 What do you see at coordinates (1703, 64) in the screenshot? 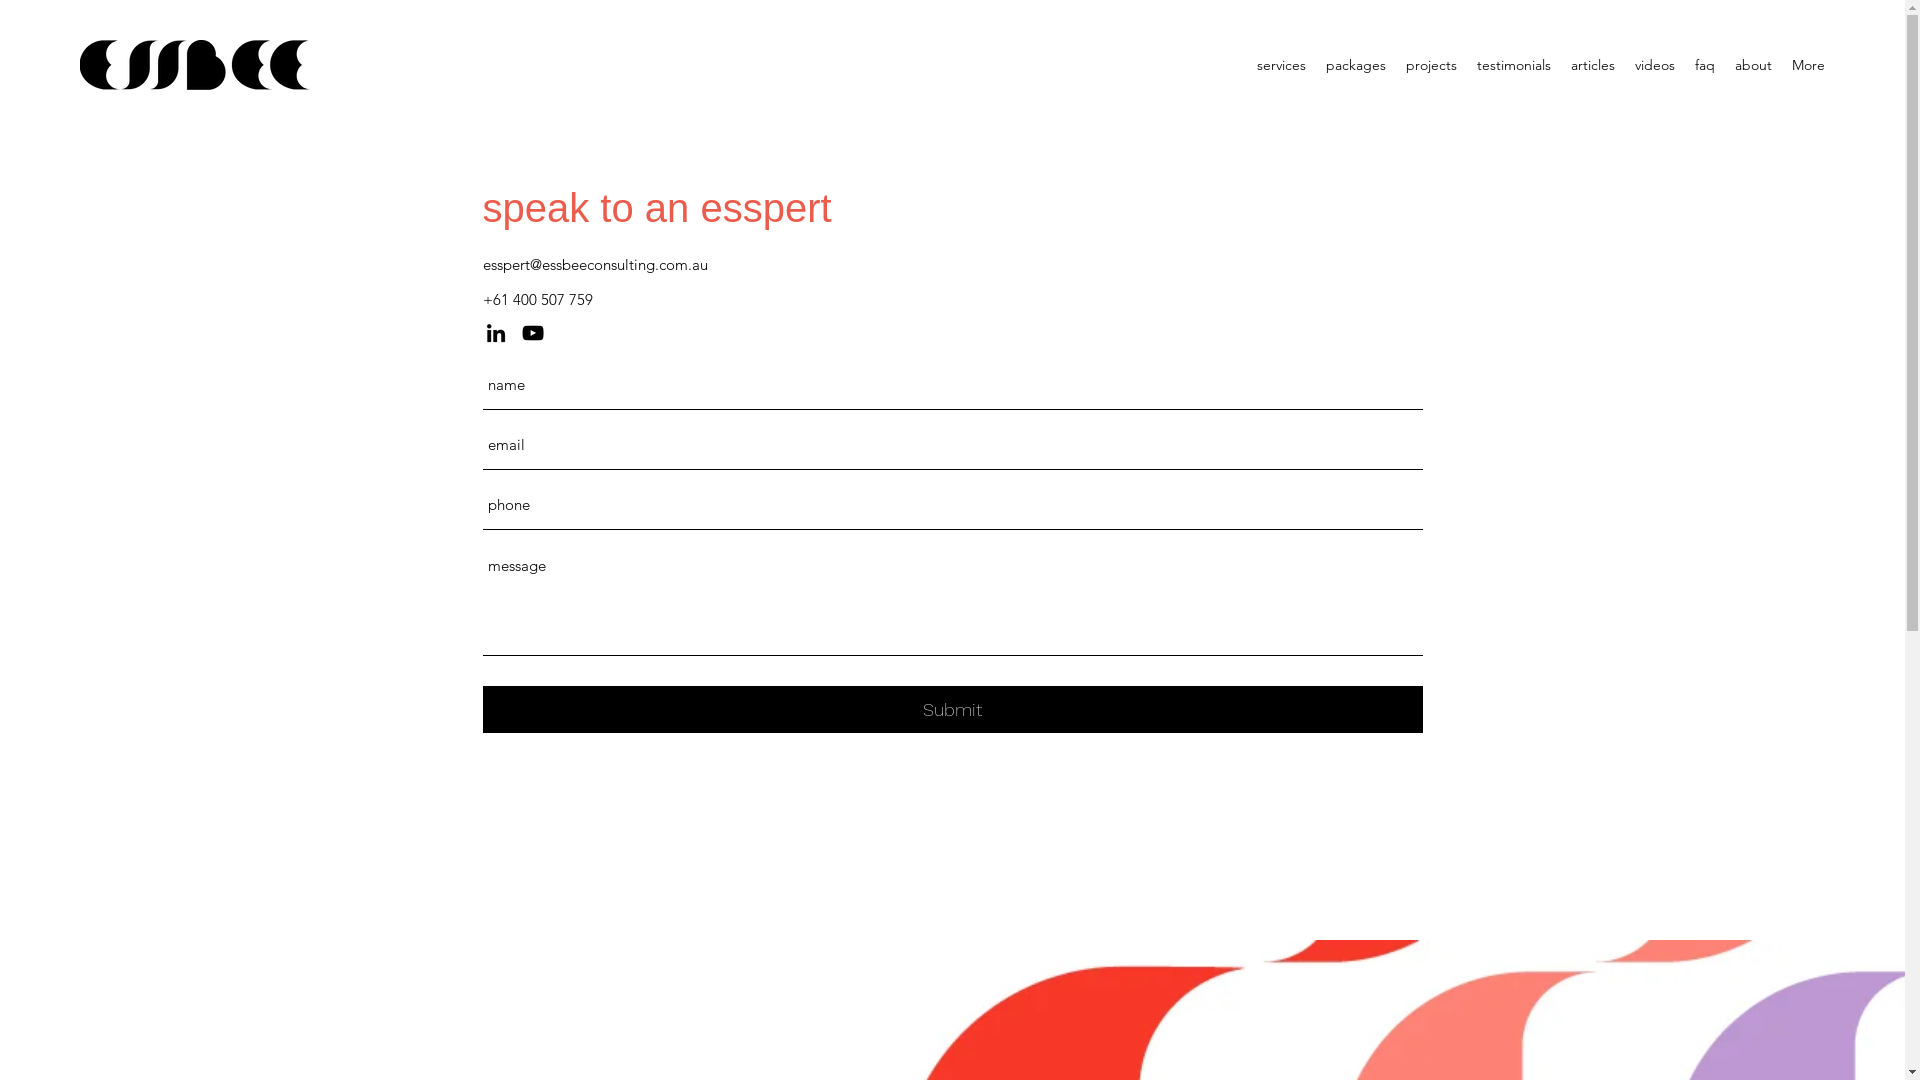
I see `'faq'` at bounding box center [1703, 64].